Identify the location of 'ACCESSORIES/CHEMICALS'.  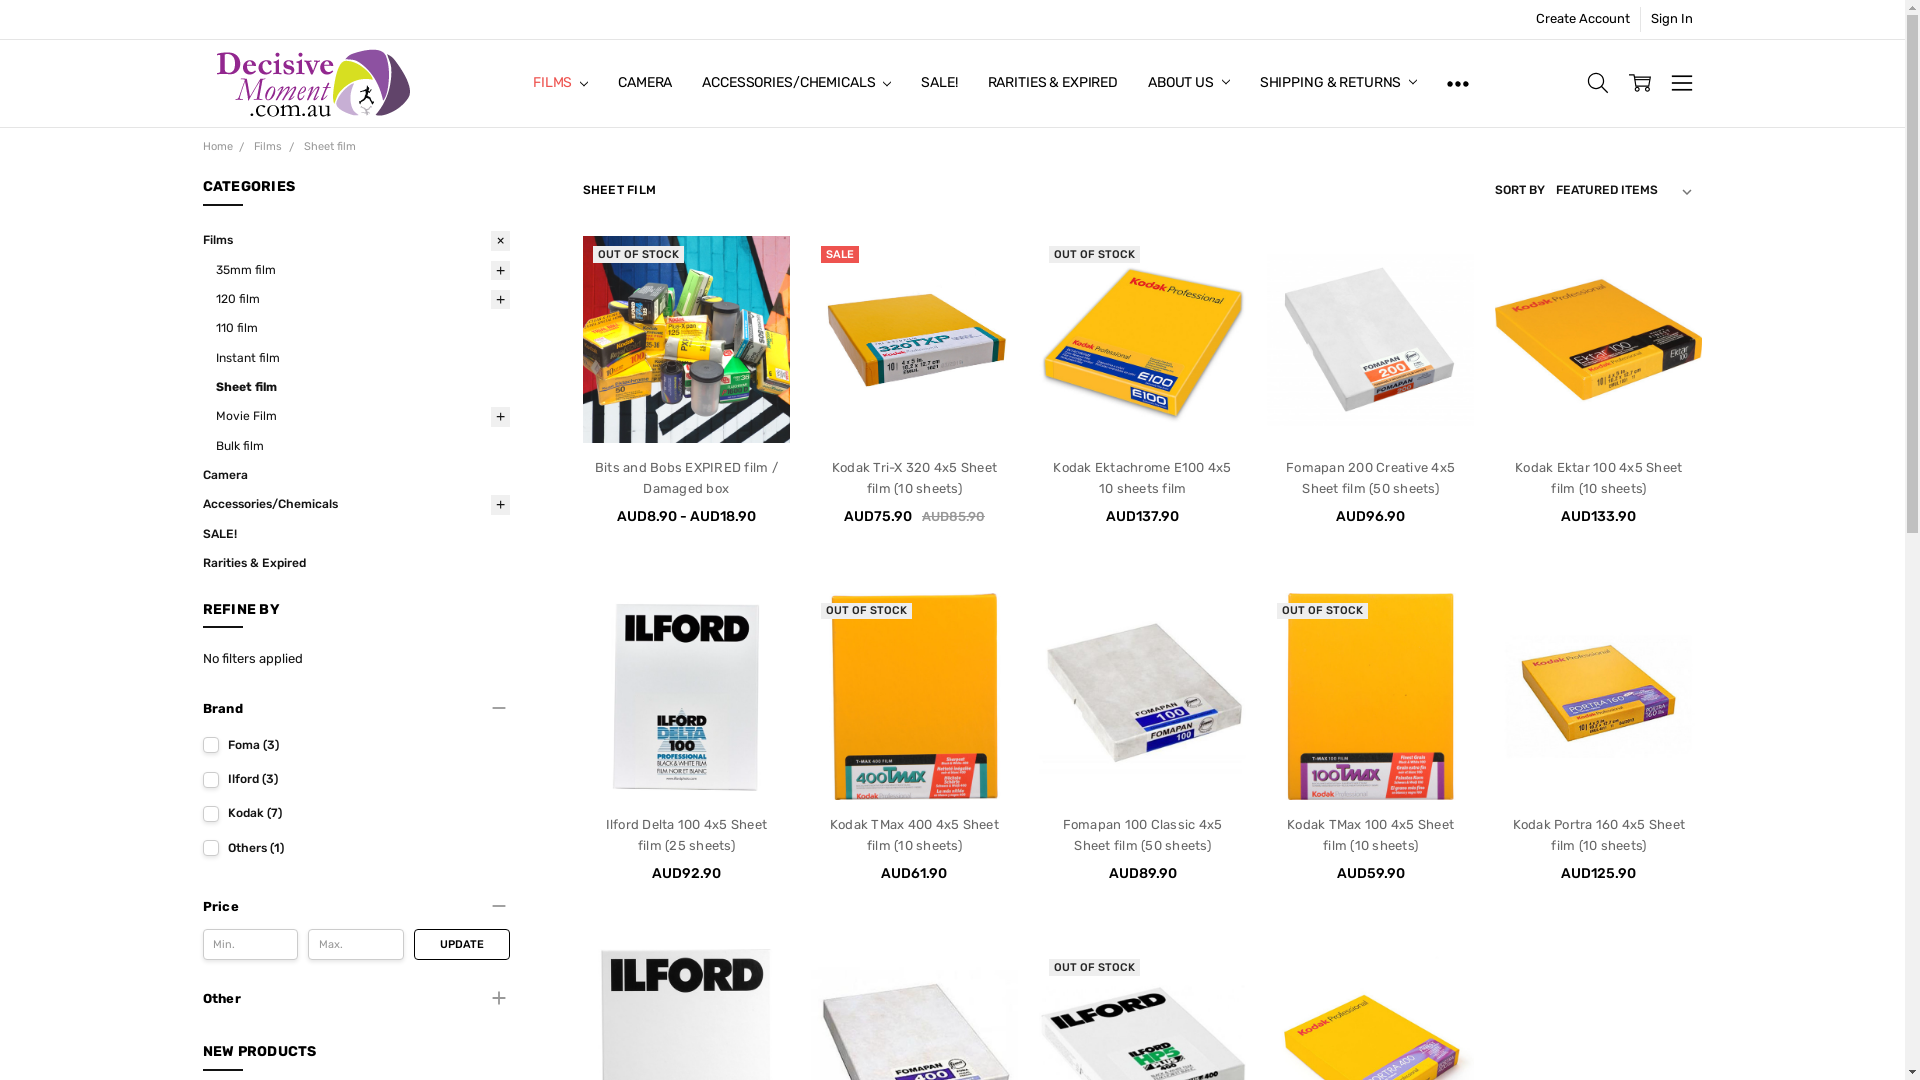
(795, 82).